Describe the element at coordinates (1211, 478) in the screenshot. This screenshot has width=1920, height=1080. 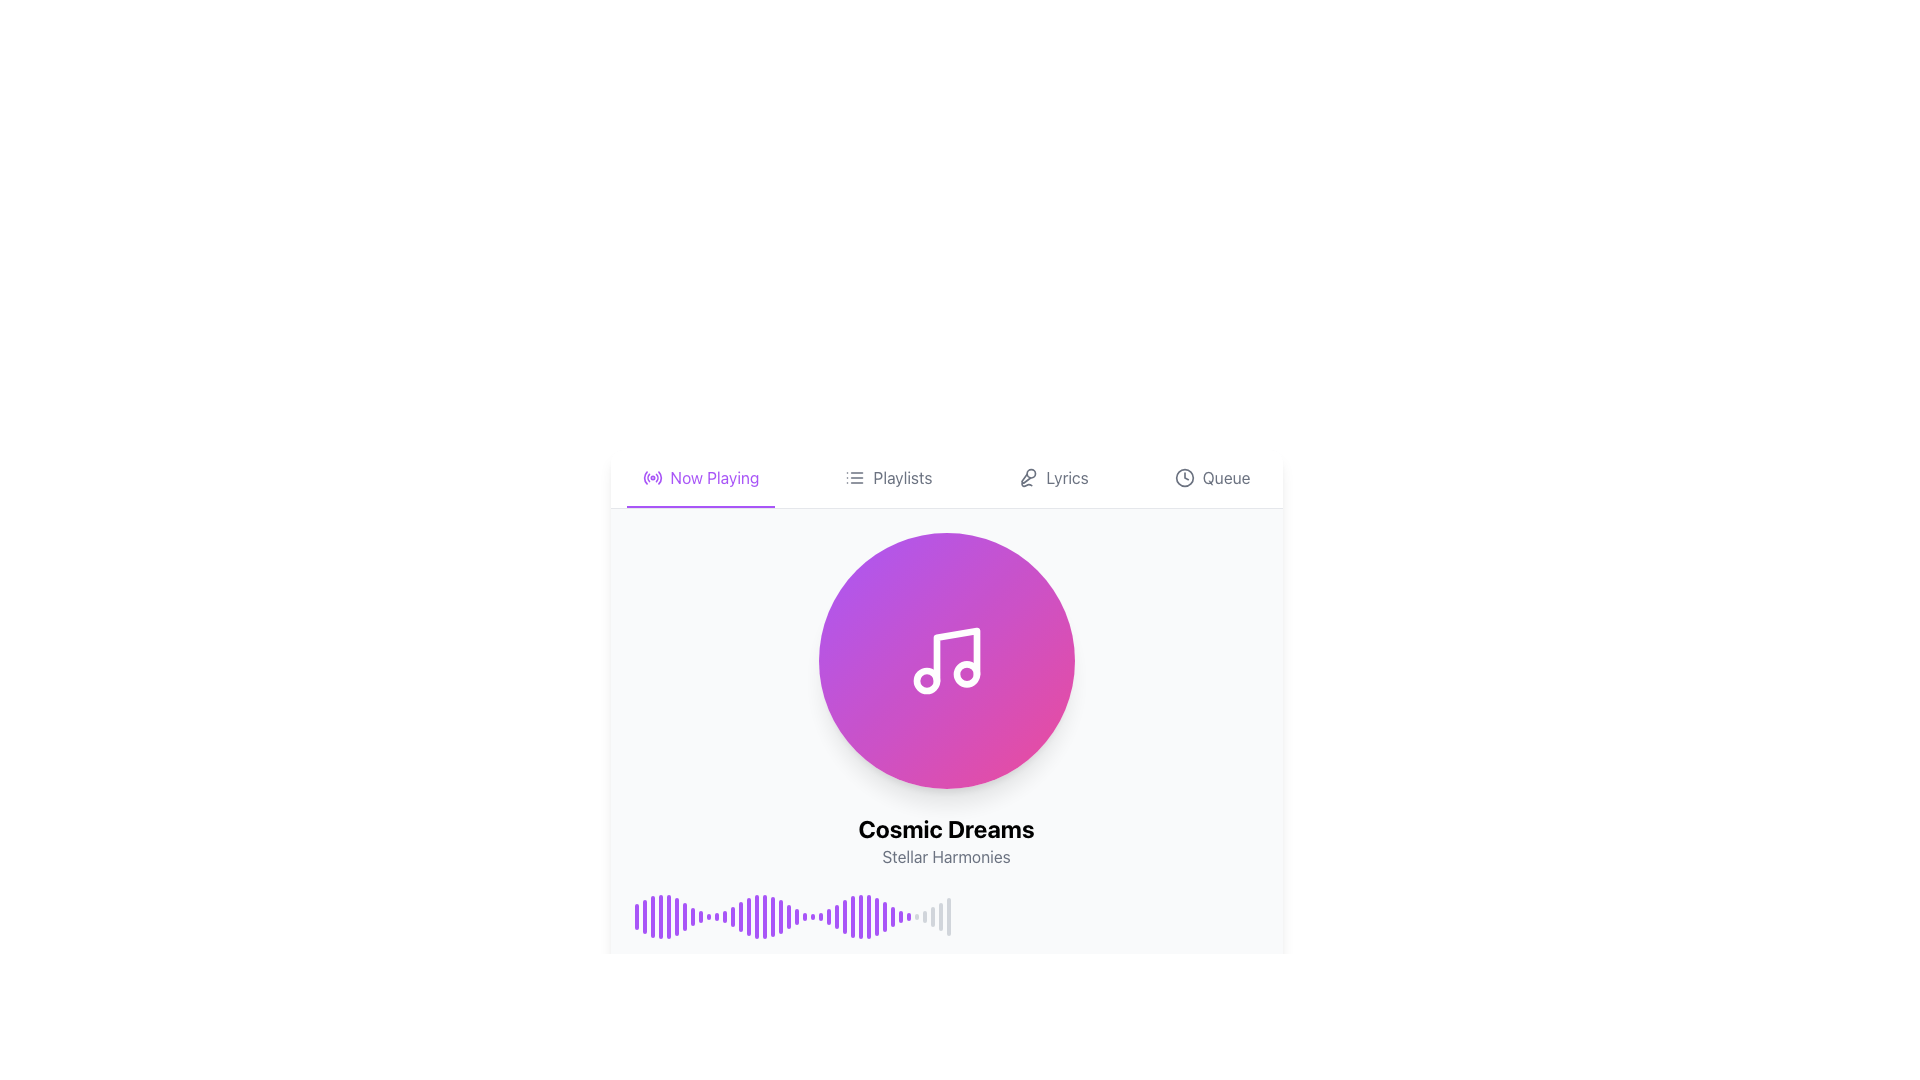
I see `the 'Queue' button, which is the fourth button in the navigation bar, to trigger visual feedback` at that location.